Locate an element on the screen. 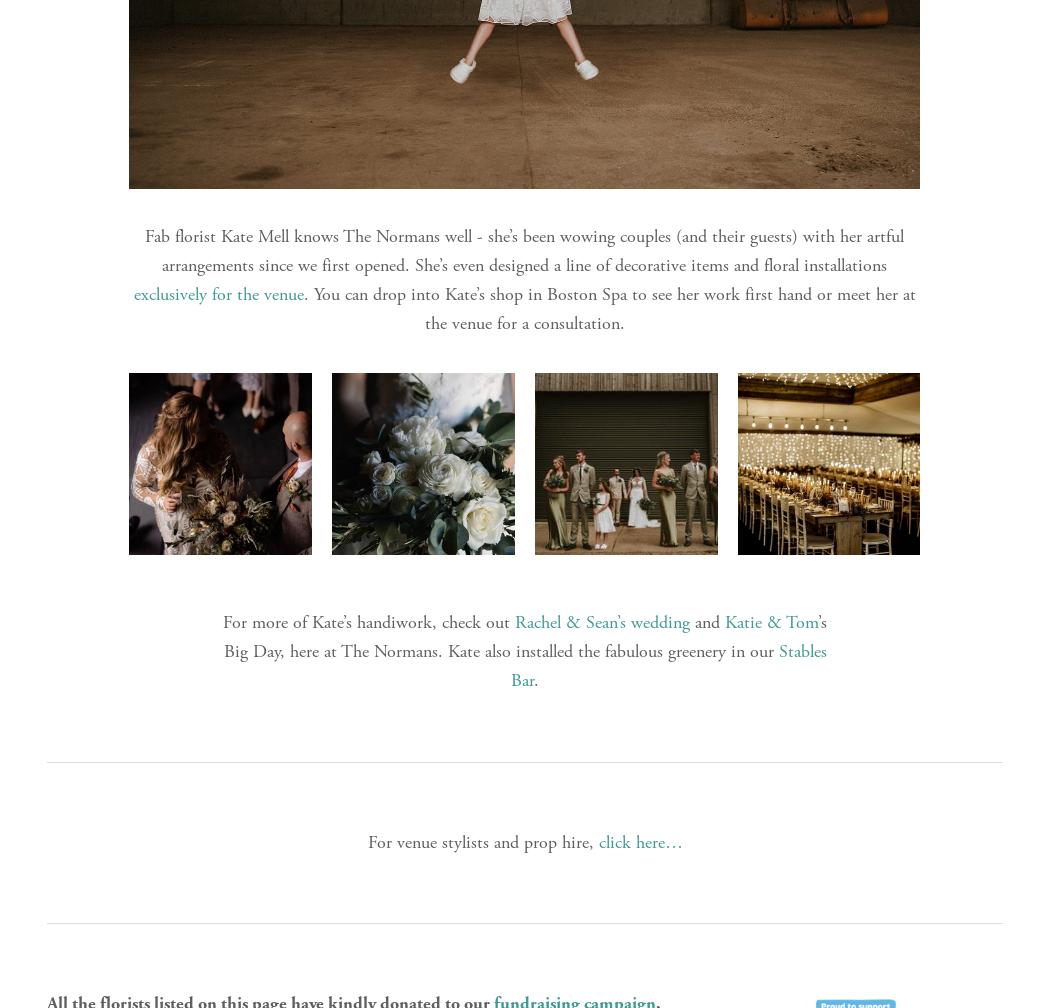 The height and width of the screenshot is (1008, 1050). 'exclusively for the venue' is located at coordinates (216, 293).